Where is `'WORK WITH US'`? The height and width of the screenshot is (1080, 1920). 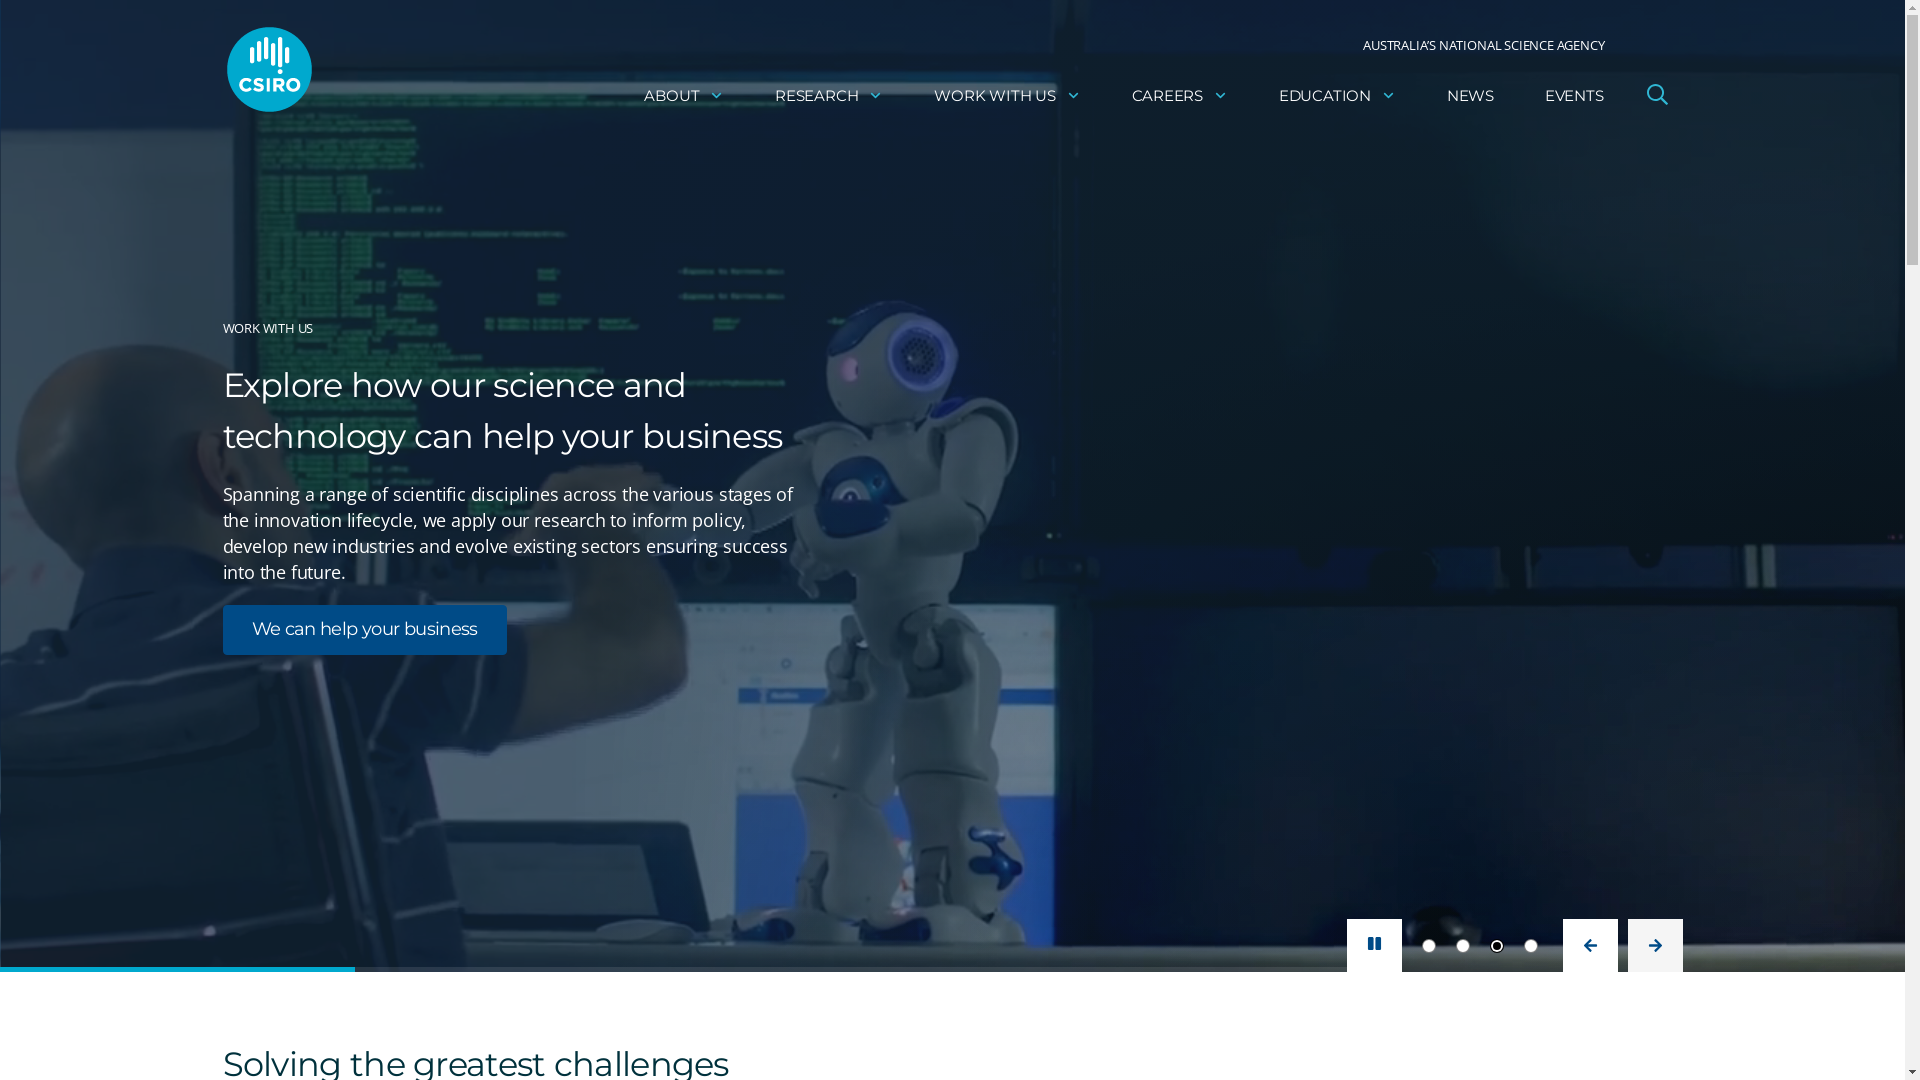
'WORK WITH US' is located at coordinates (1007, 95).